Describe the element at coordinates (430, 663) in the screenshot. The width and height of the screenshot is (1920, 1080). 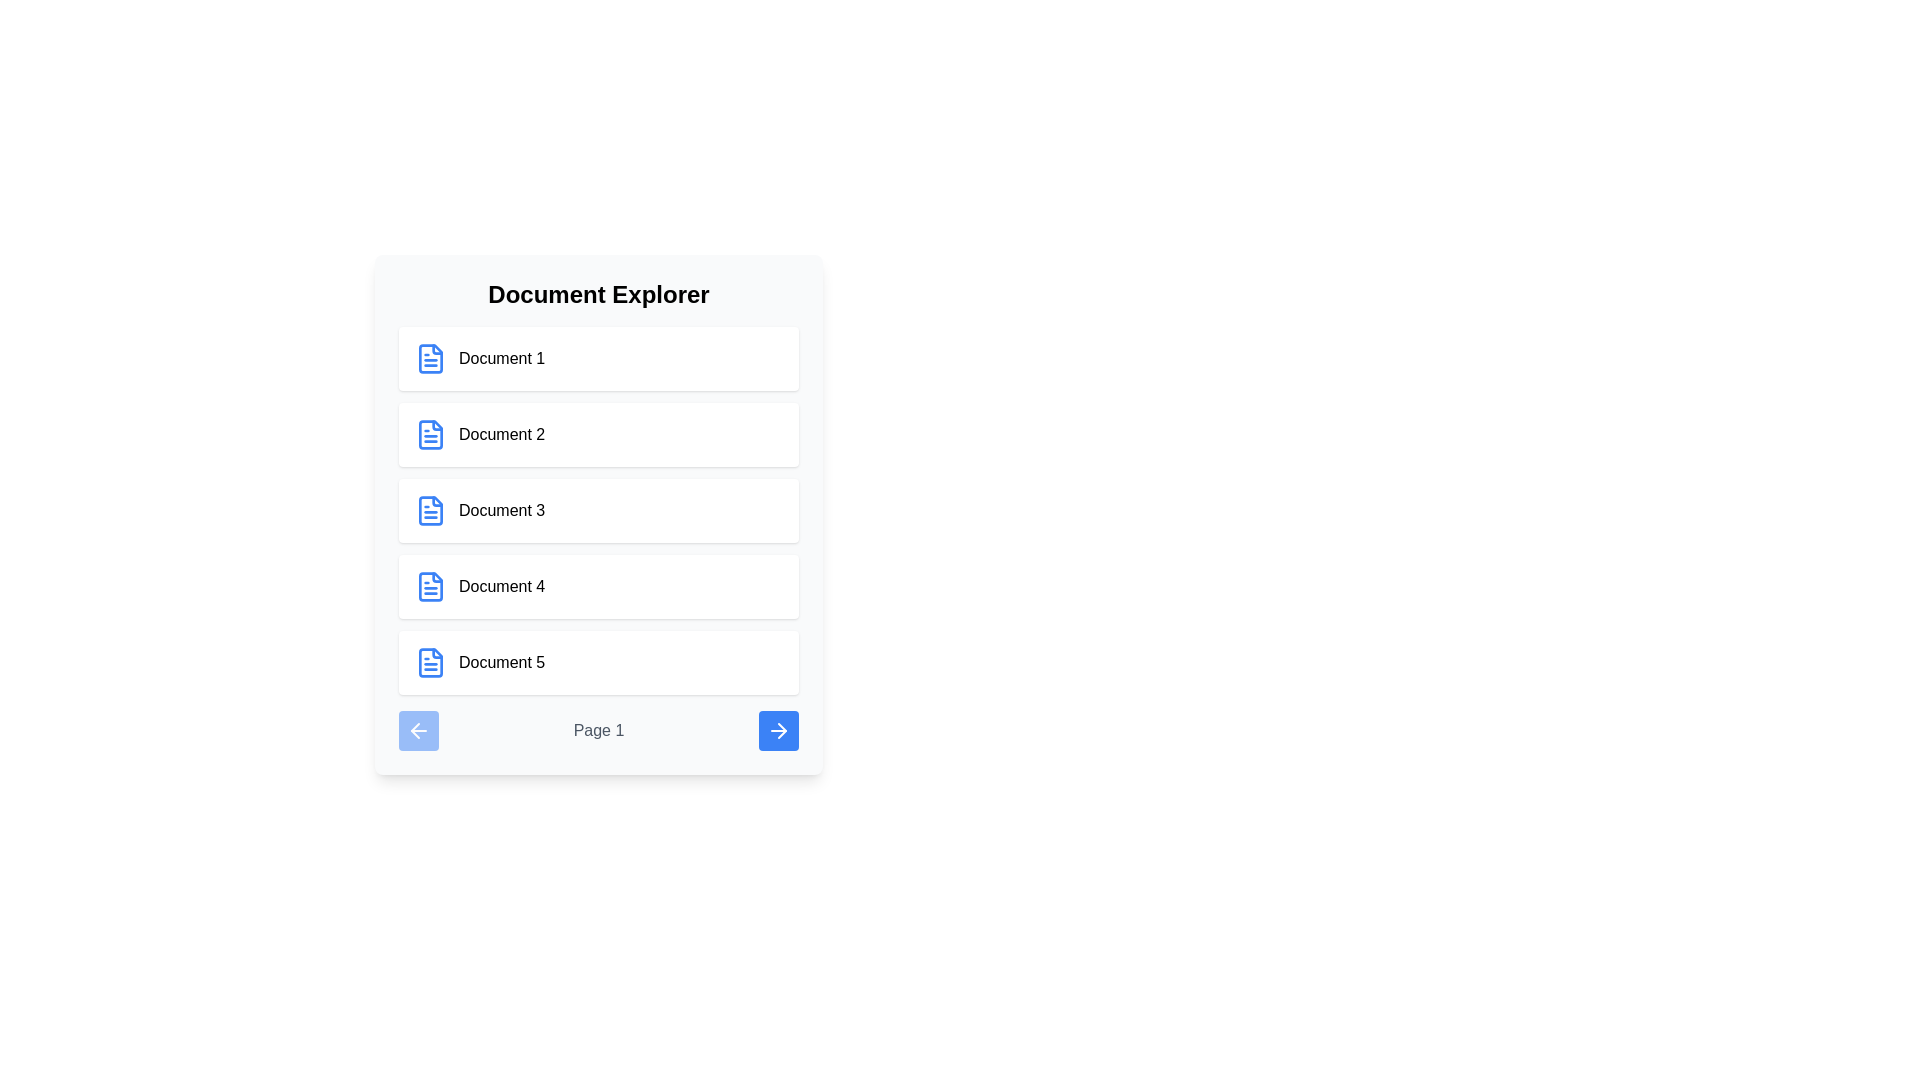
I see `the document icon with a blue background and white outline located in the fifth entry of the 'Document Explorer' list, adjacent to 'Document 5'` at that location.